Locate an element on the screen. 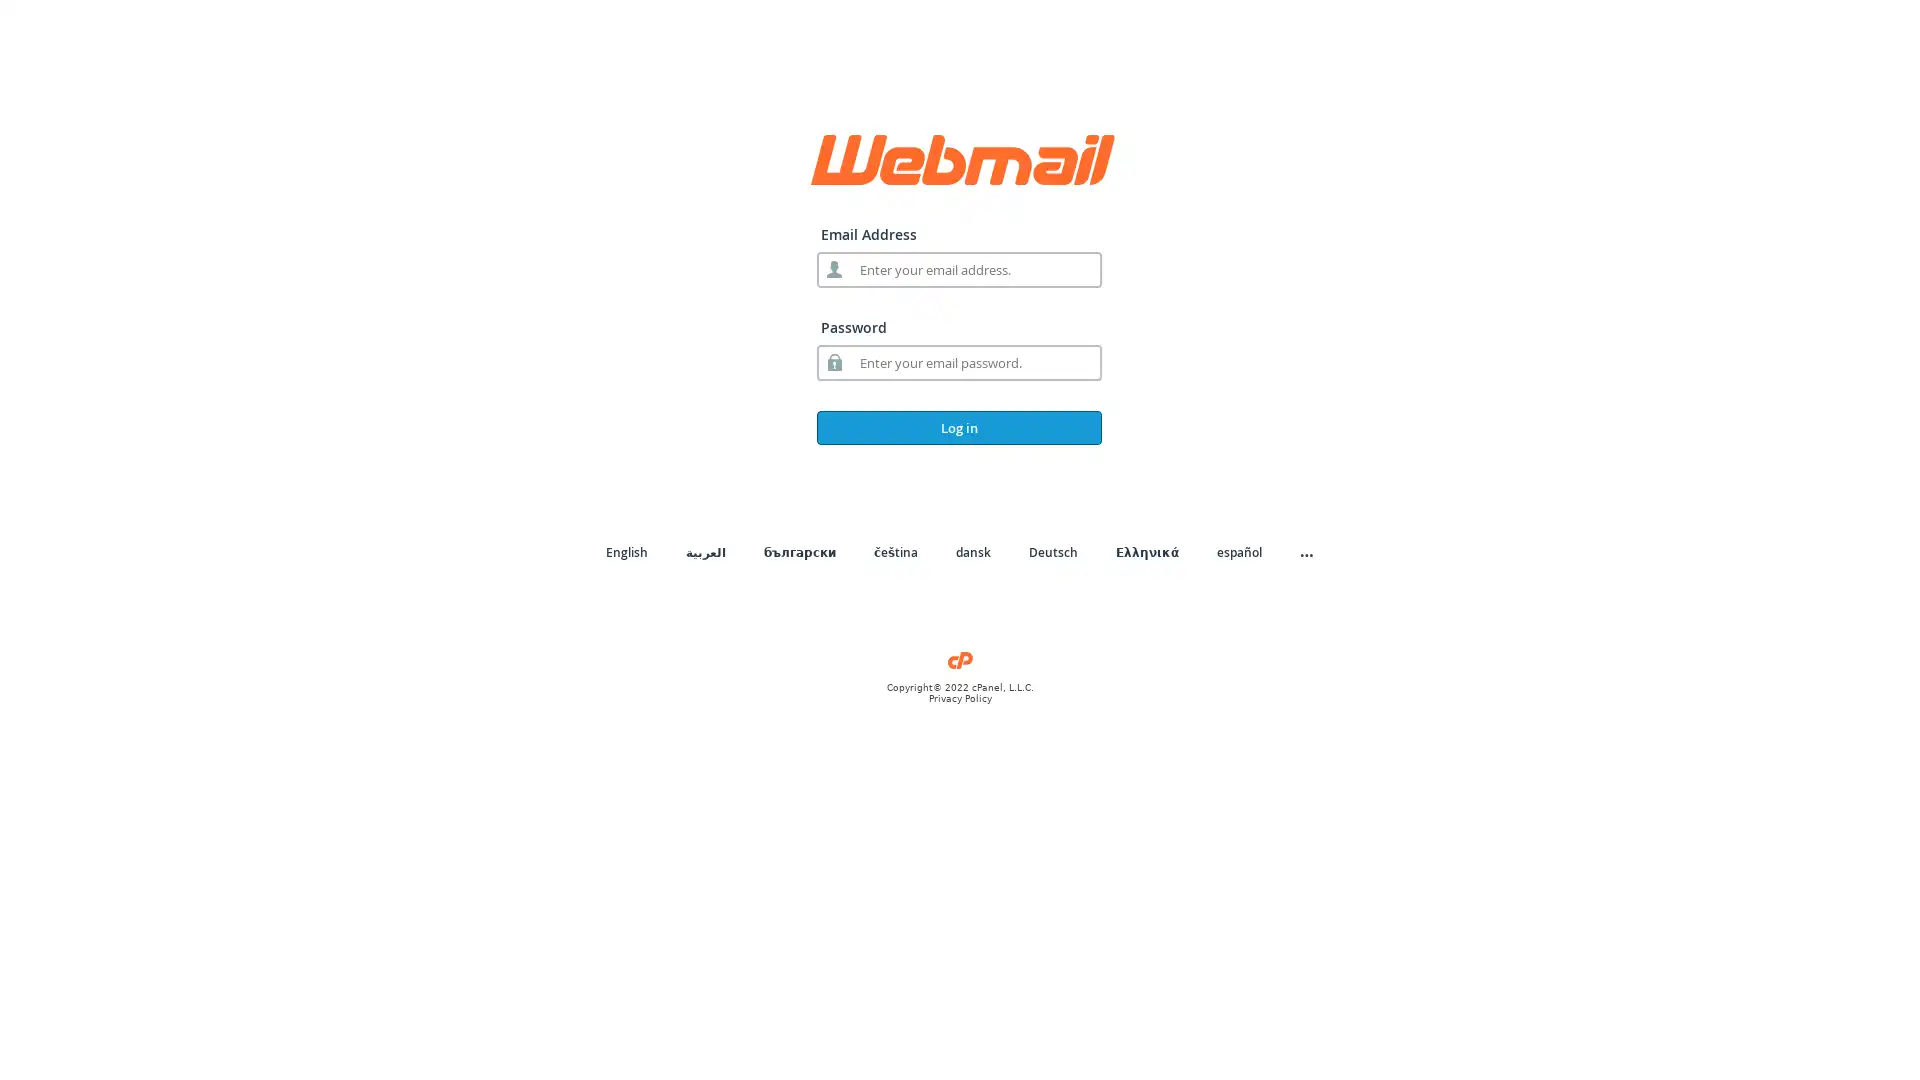 Image resolution: width=1920 pixels, height=1080 pixels. Log in is located at coordinates (958, 427).